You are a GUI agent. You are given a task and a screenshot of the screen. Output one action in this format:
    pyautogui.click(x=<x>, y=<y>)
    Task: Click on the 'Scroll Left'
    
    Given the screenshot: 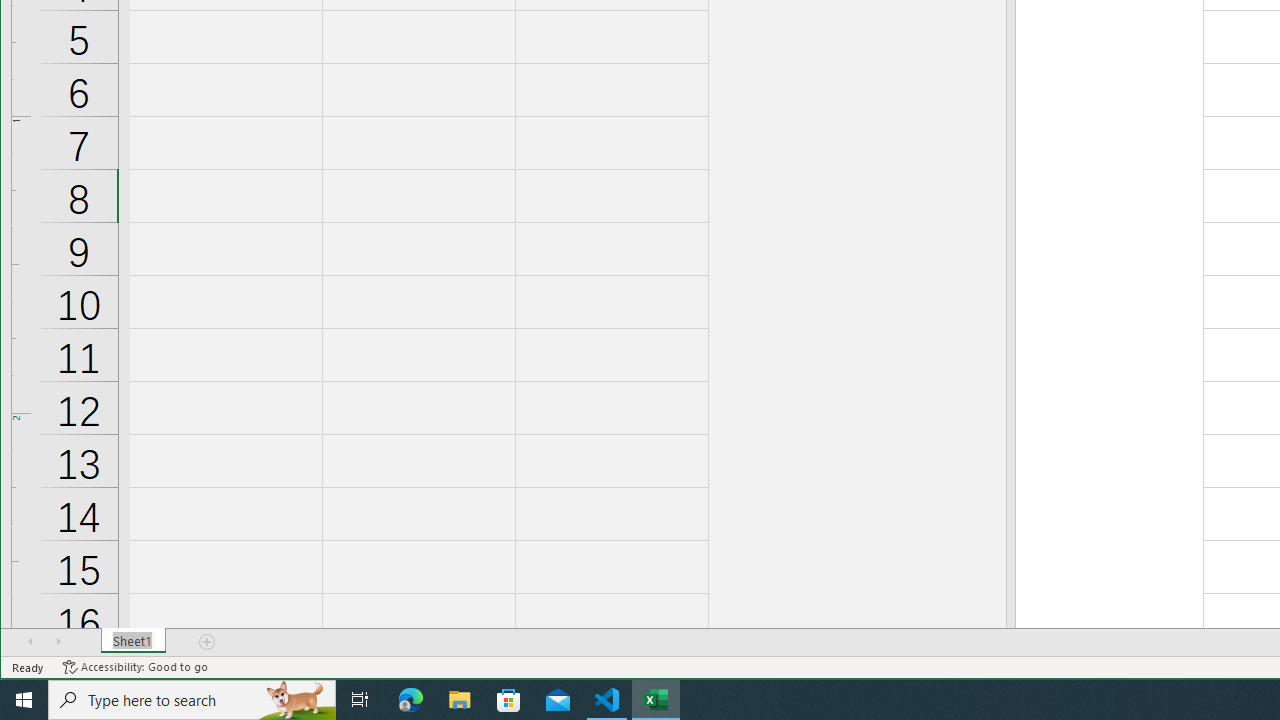 What is the action you would take?
    pyautogui.click(x=30, y=641)
    